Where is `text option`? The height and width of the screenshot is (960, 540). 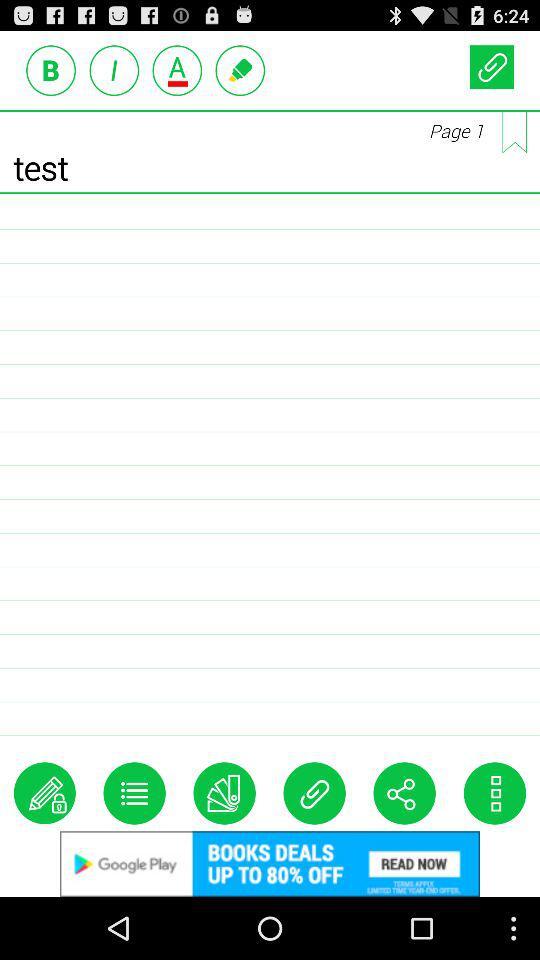
text option is located at coordinates (114, 70).